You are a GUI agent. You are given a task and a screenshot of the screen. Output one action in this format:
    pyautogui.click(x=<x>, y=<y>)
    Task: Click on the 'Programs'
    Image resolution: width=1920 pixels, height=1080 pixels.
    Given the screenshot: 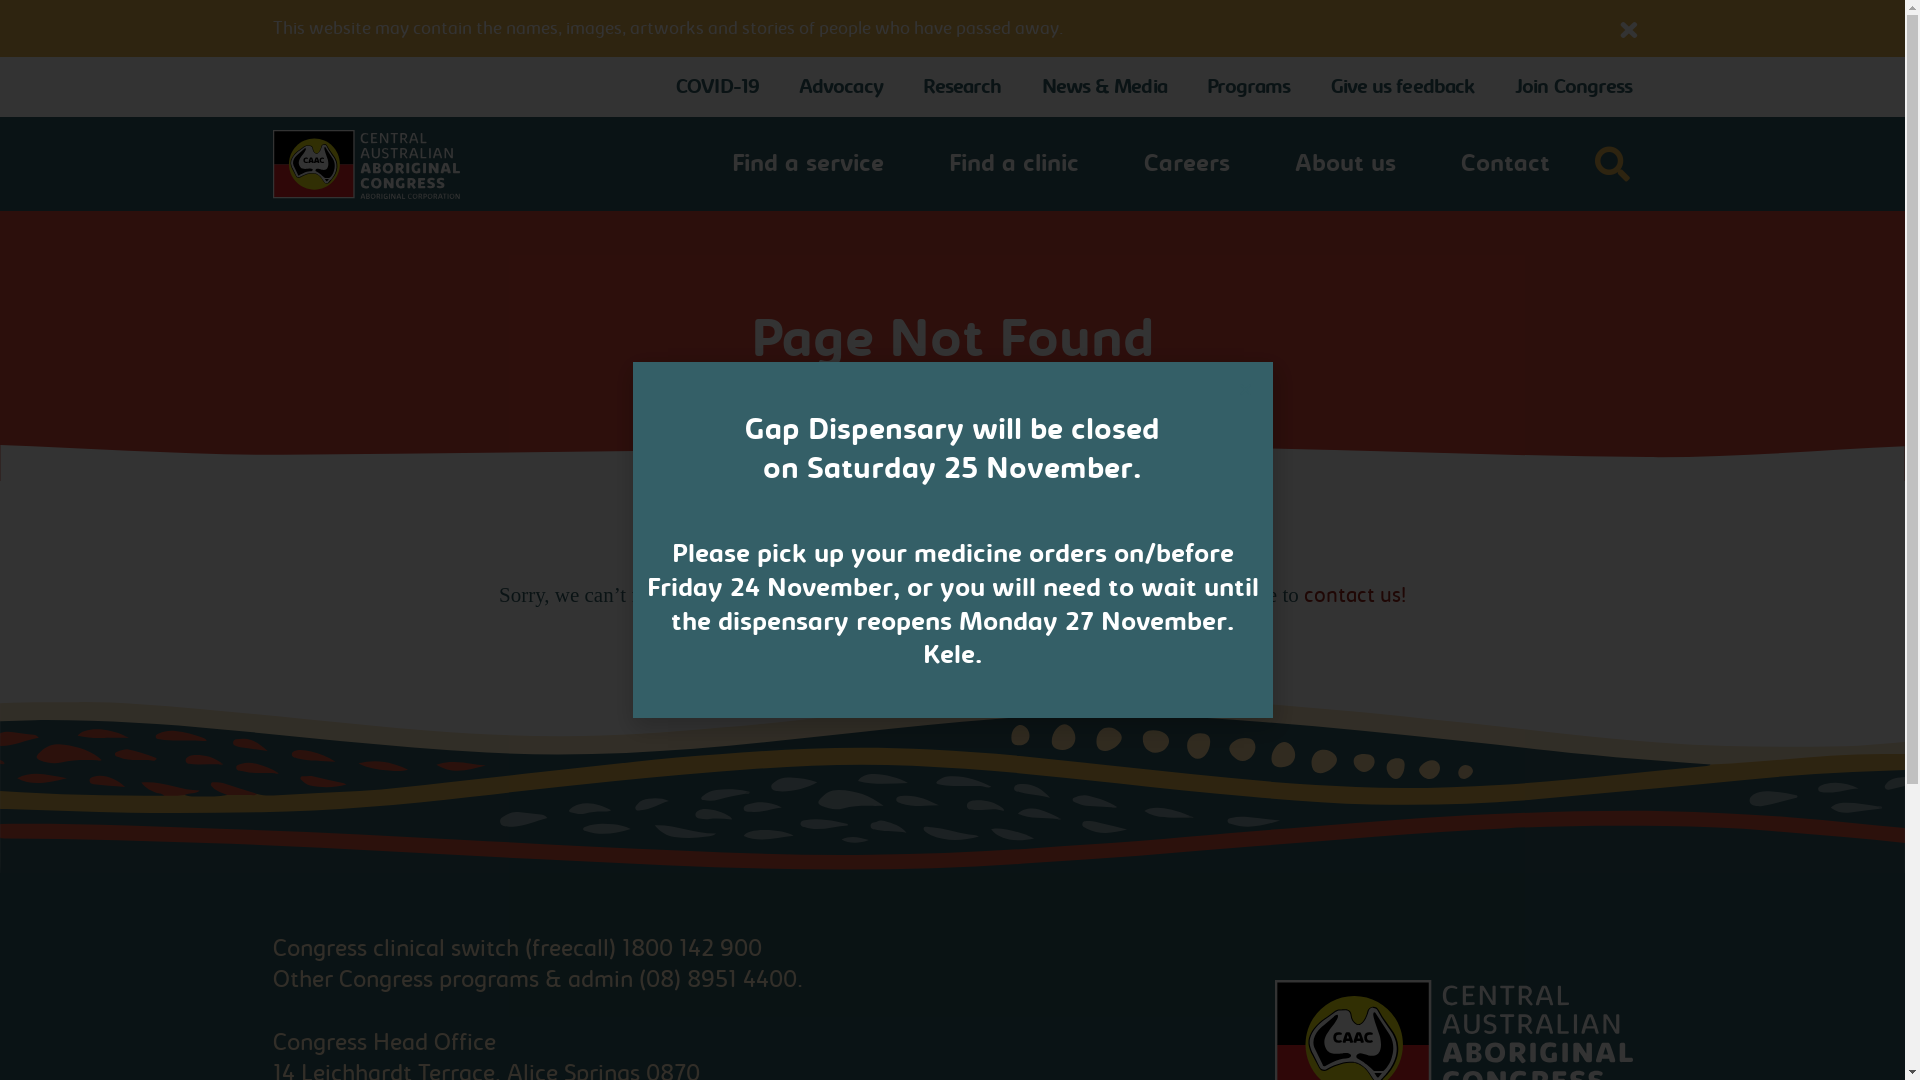 What is the action you would take?
    pyautogui.click(x=1247, y=86)
    